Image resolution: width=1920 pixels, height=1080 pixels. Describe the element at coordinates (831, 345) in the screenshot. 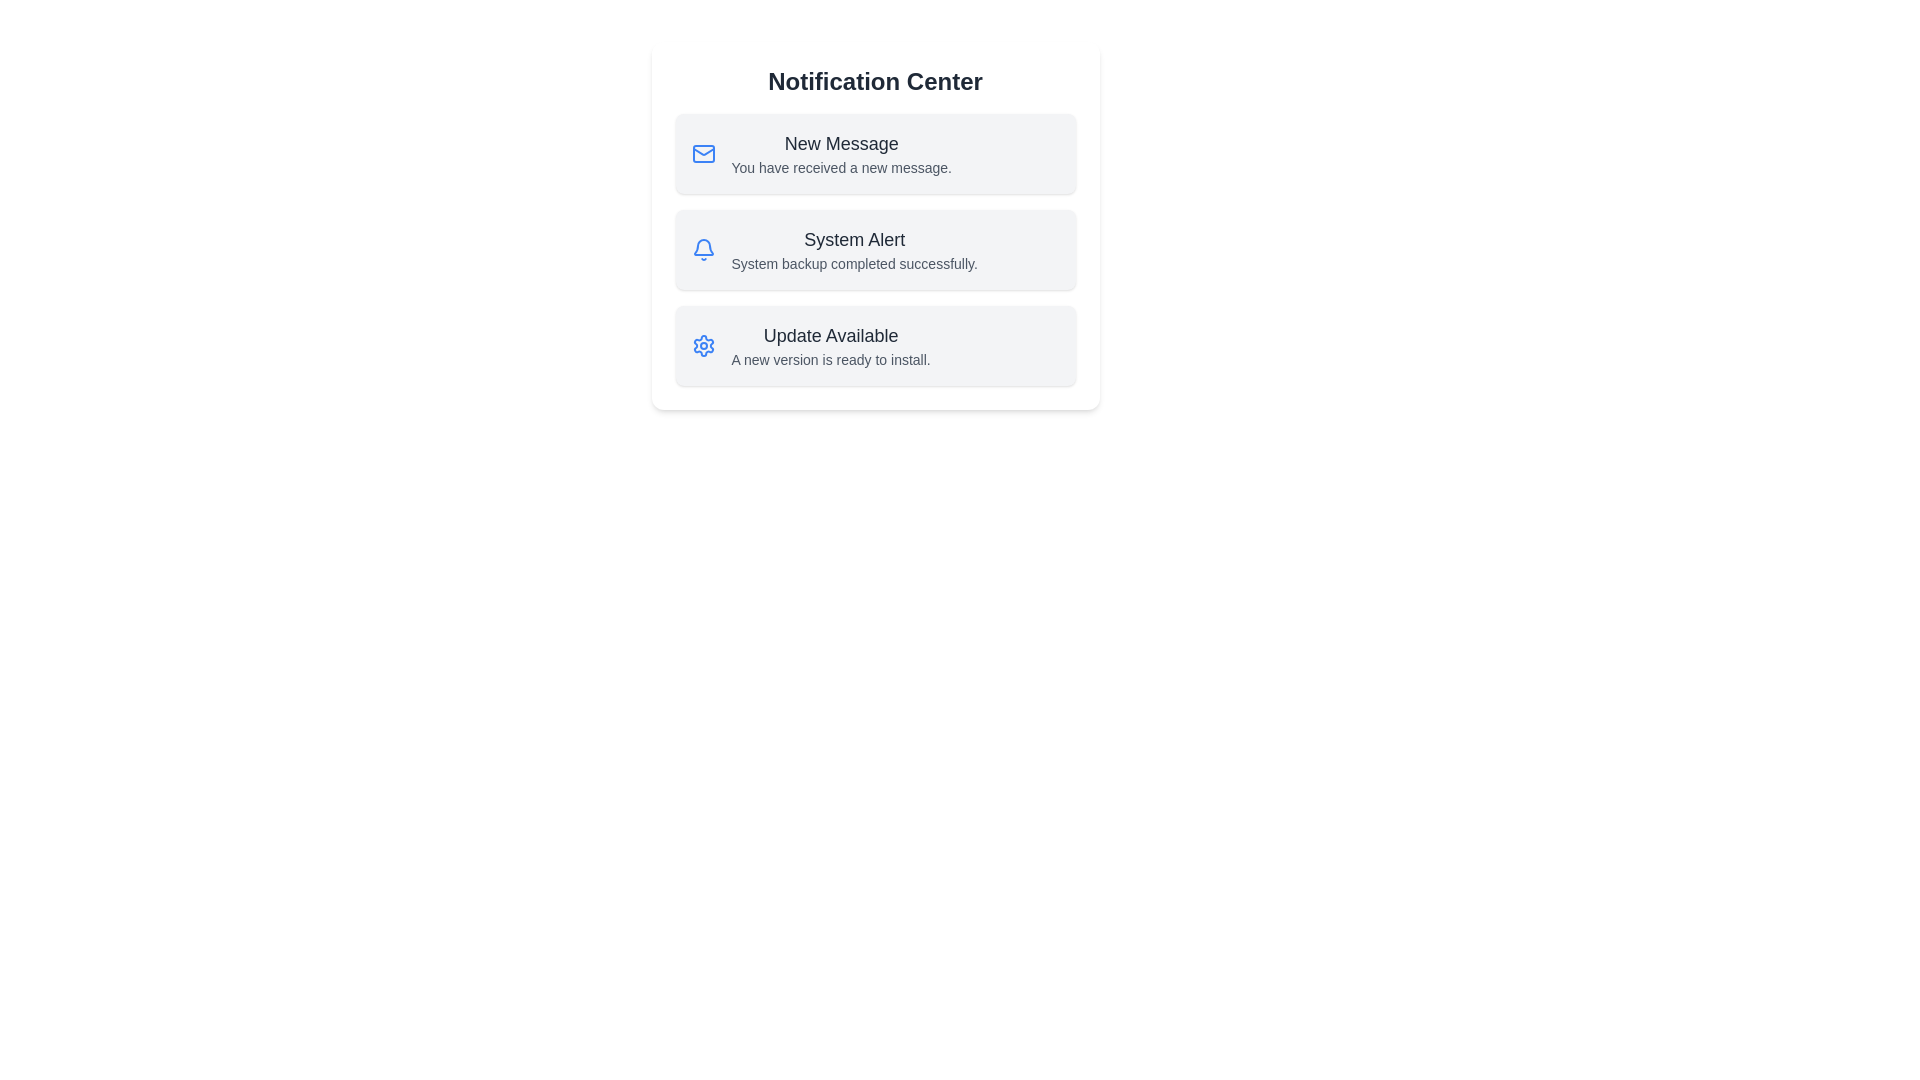

I see `the last notification in the 'Notification Center' that informs the user about an available update for the application` at that location.